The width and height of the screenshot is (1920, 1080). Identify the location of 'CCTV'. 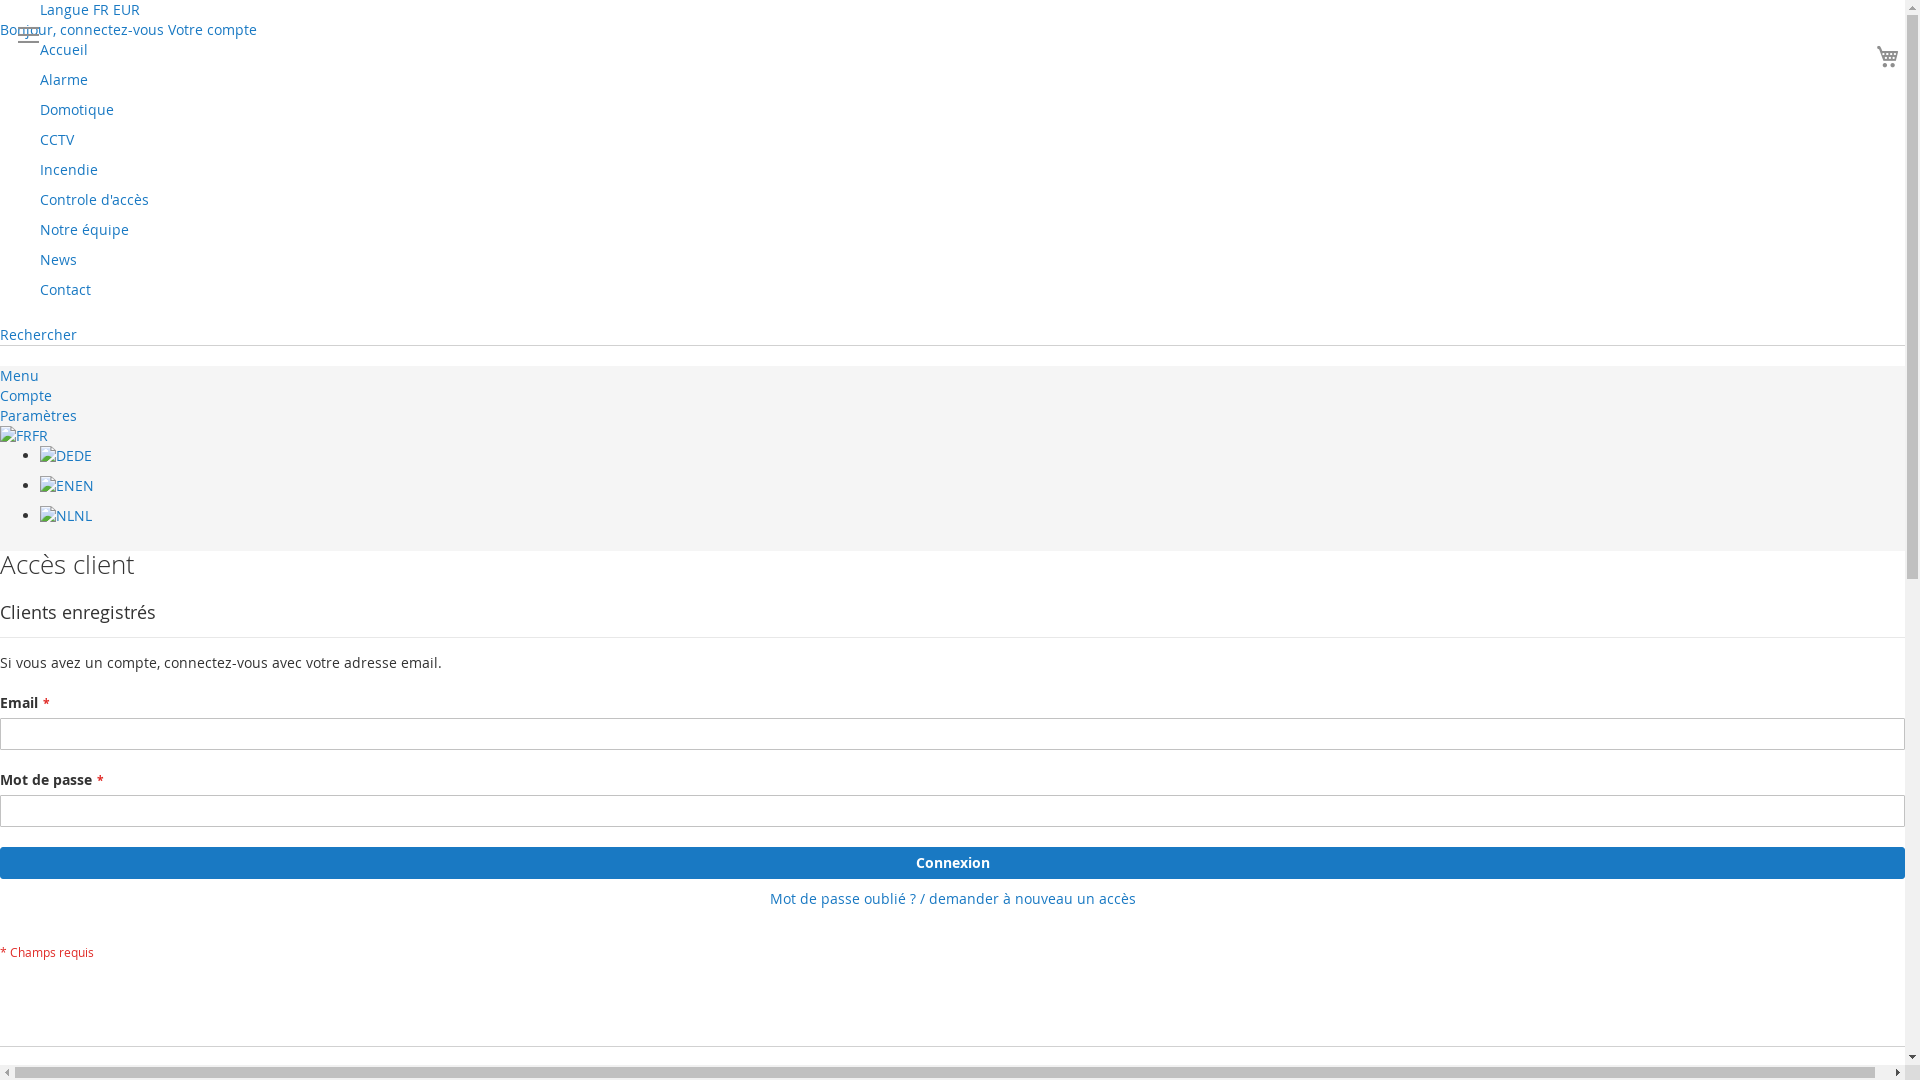
(57, 138).